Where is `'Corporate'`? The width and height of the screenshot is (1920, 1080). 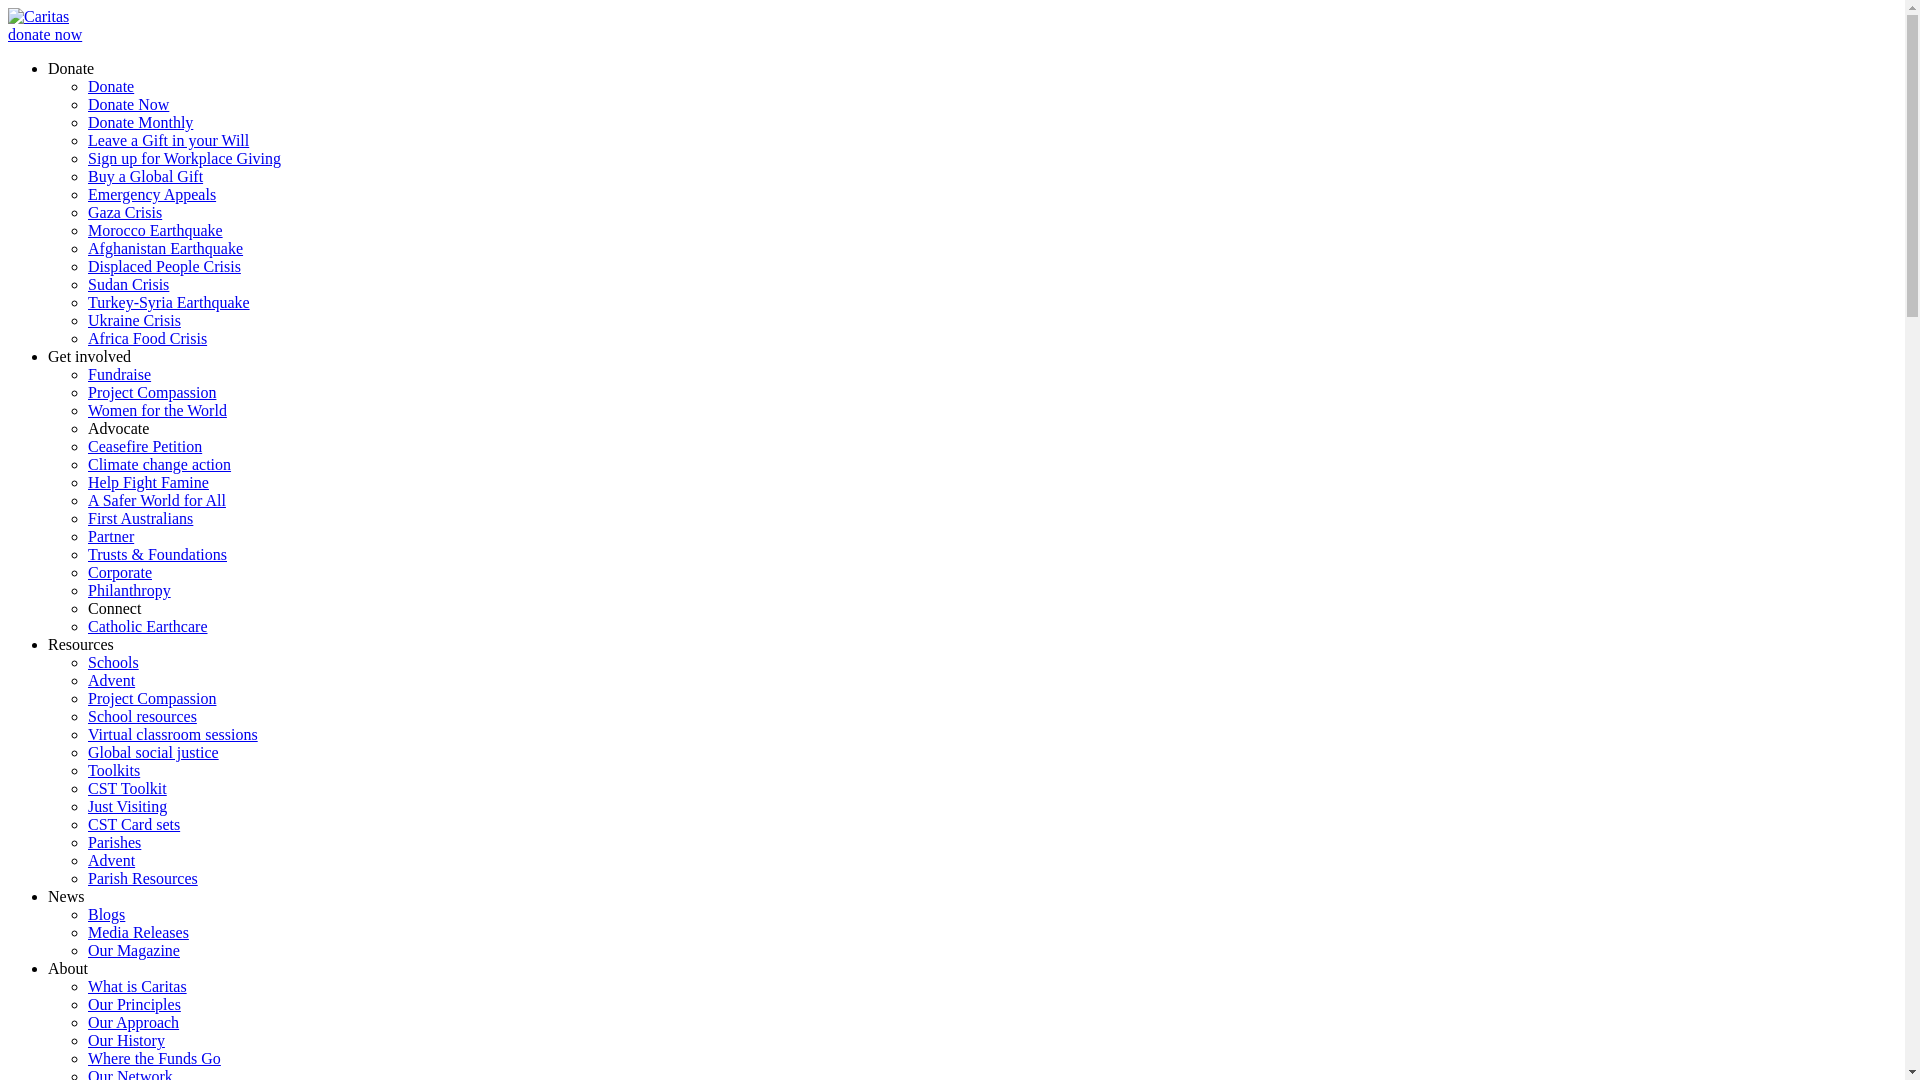
'Corporate' is located at coordinates (119, 572).